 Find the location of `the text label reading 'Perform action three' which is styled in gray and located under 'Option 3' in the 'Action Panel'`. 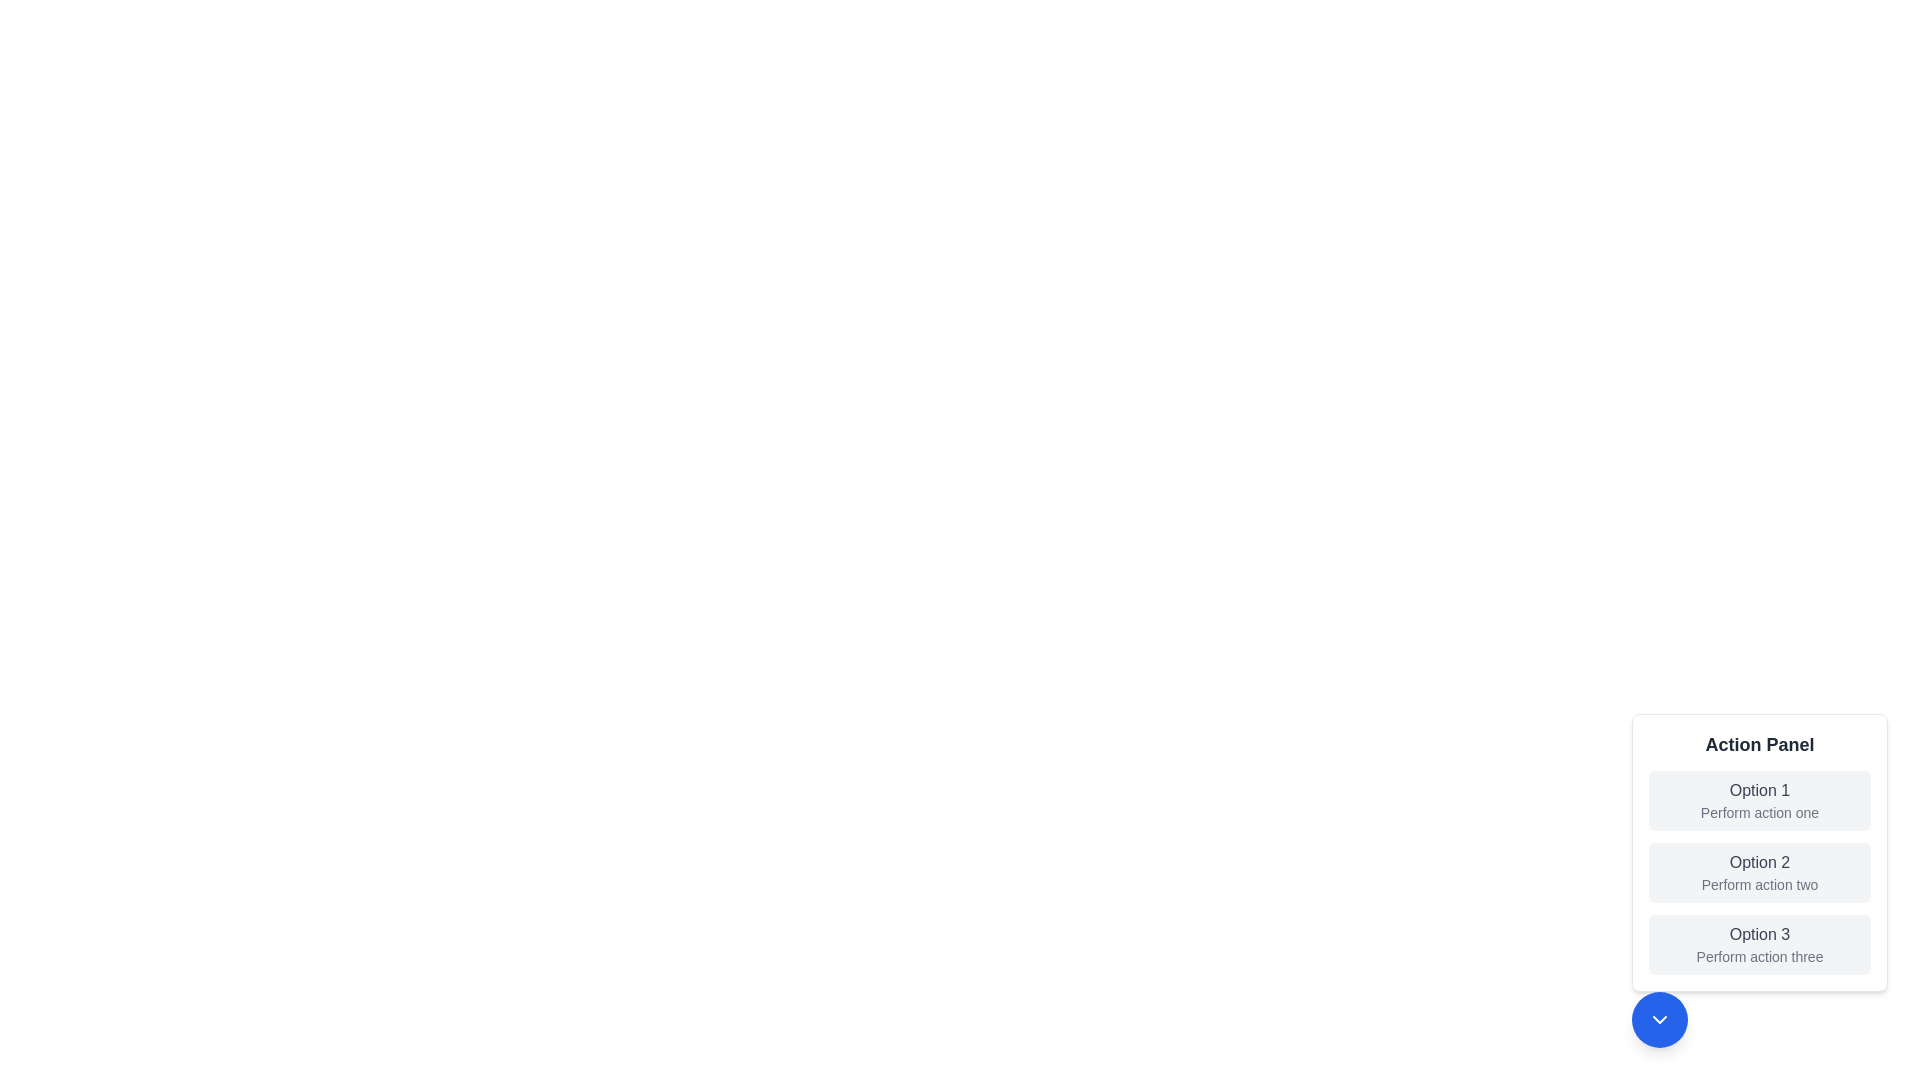

the text label reading 'Perform action three' which is styled in gray and located under 'Option 3' in the 'Action Panel' is located at coordinates (1760, 955).